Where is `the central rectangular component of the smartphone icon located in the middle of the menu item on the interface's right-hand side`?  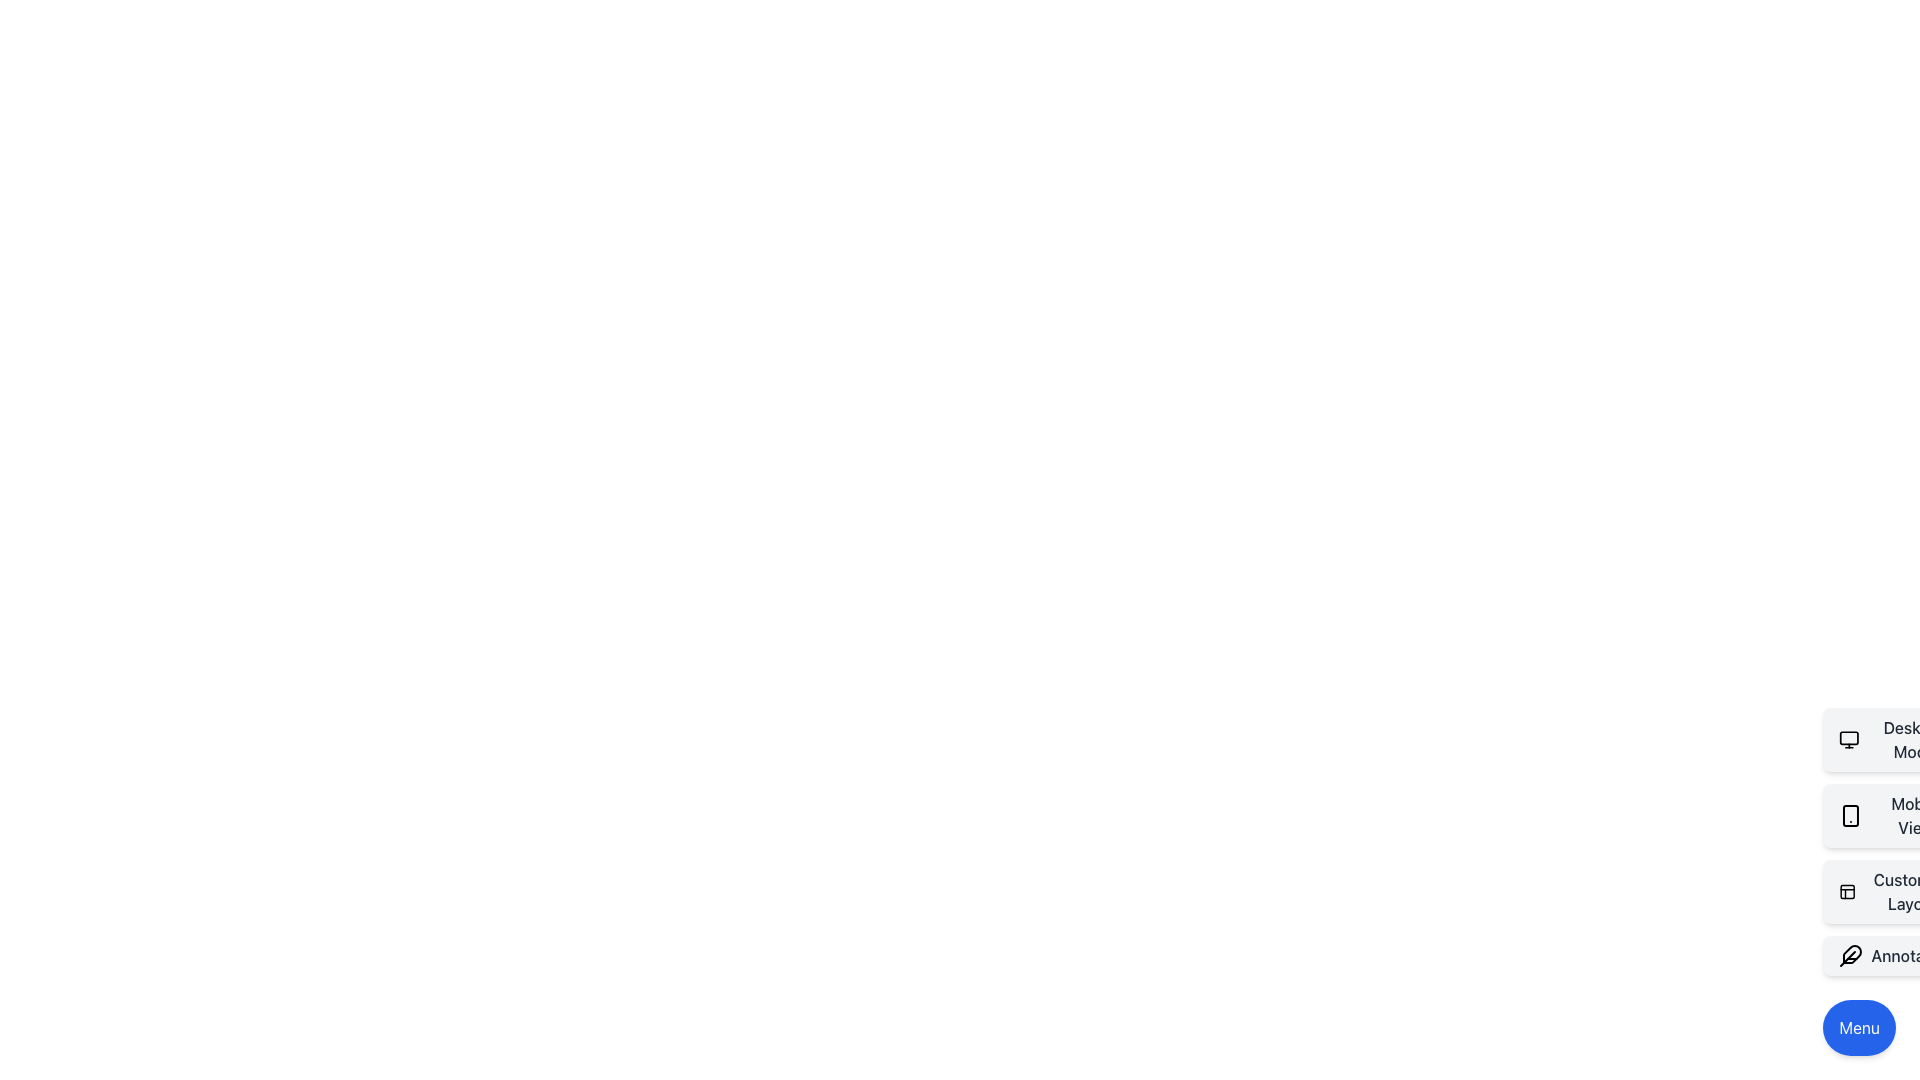
the central rectangular component of the smartphone icon located in the middle of the menu item on the interface's right-hand side is located at coordinates (1850, 816).